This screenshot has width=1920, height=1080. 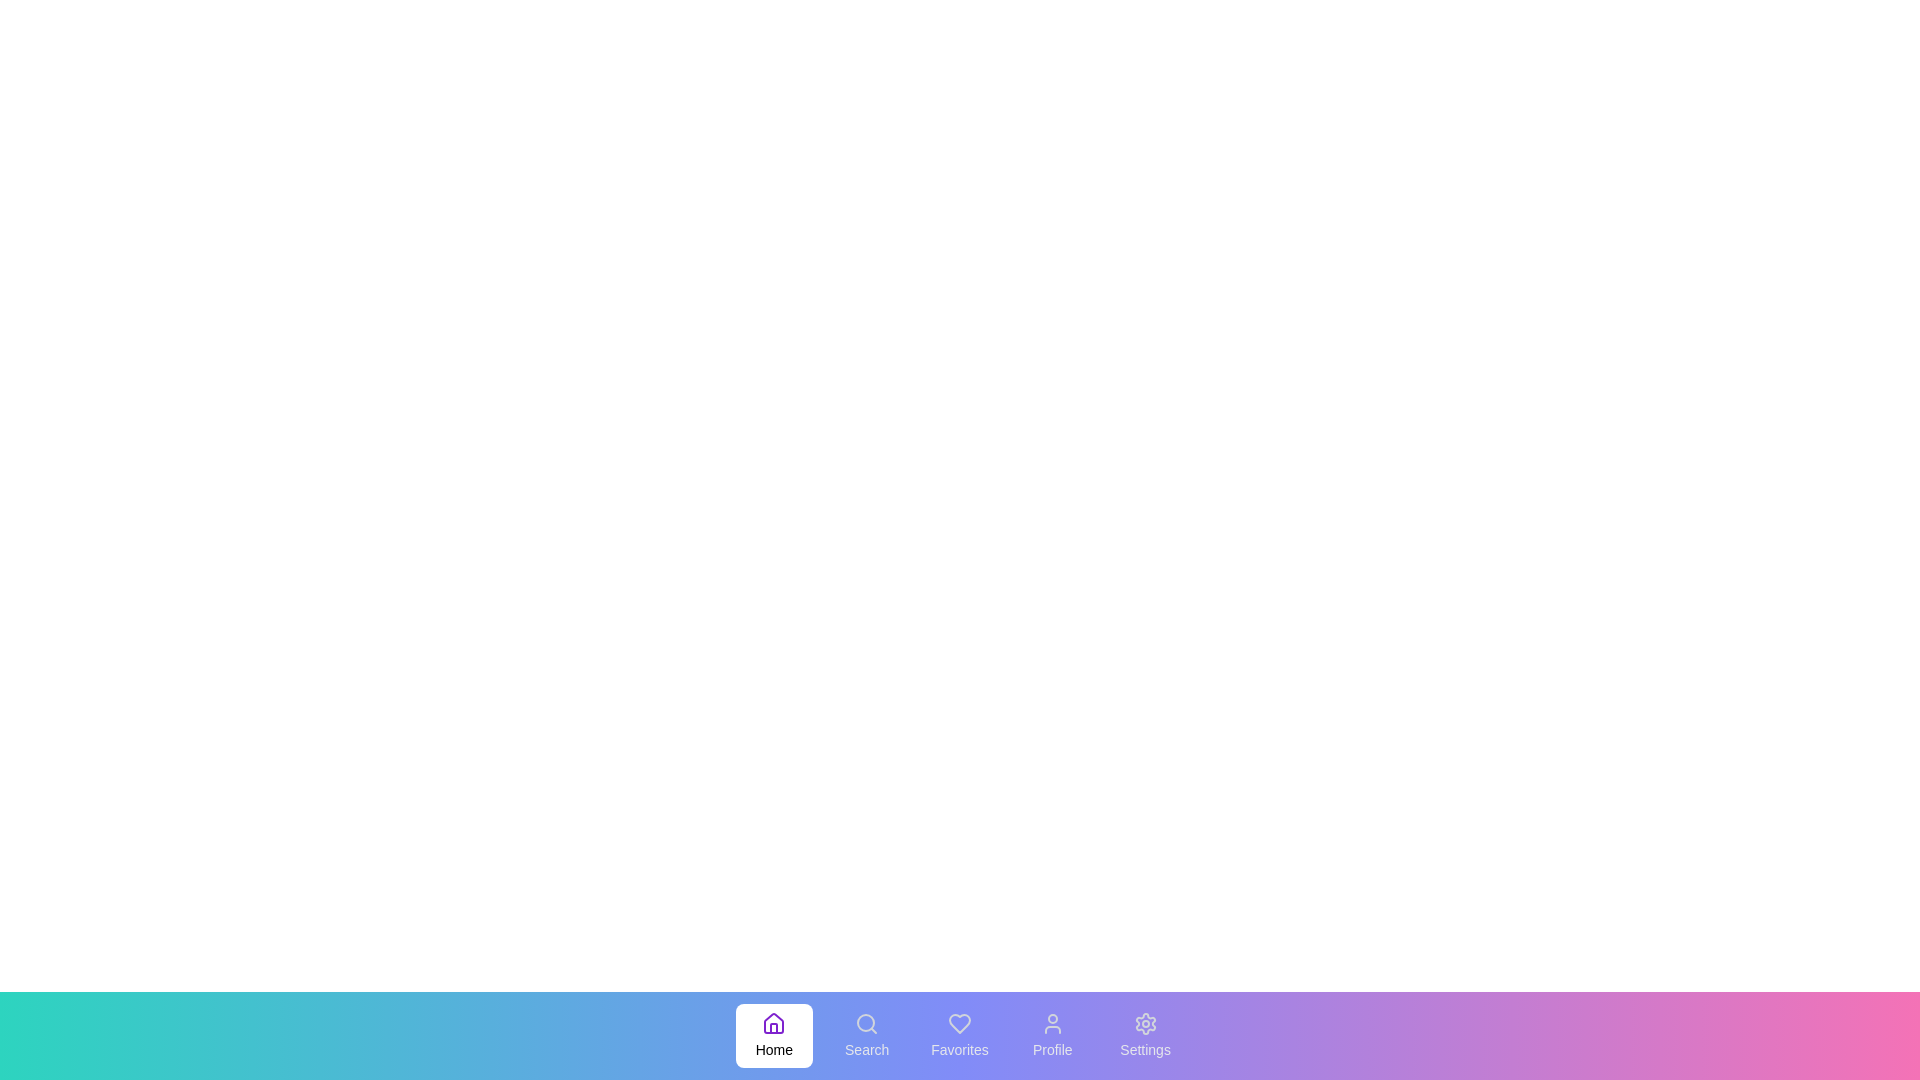 What do you see at coordinates (960, 1035) in the screenshot?
I see `the menu item Favorites by clicking on it` at bounding box center [960, 1035].